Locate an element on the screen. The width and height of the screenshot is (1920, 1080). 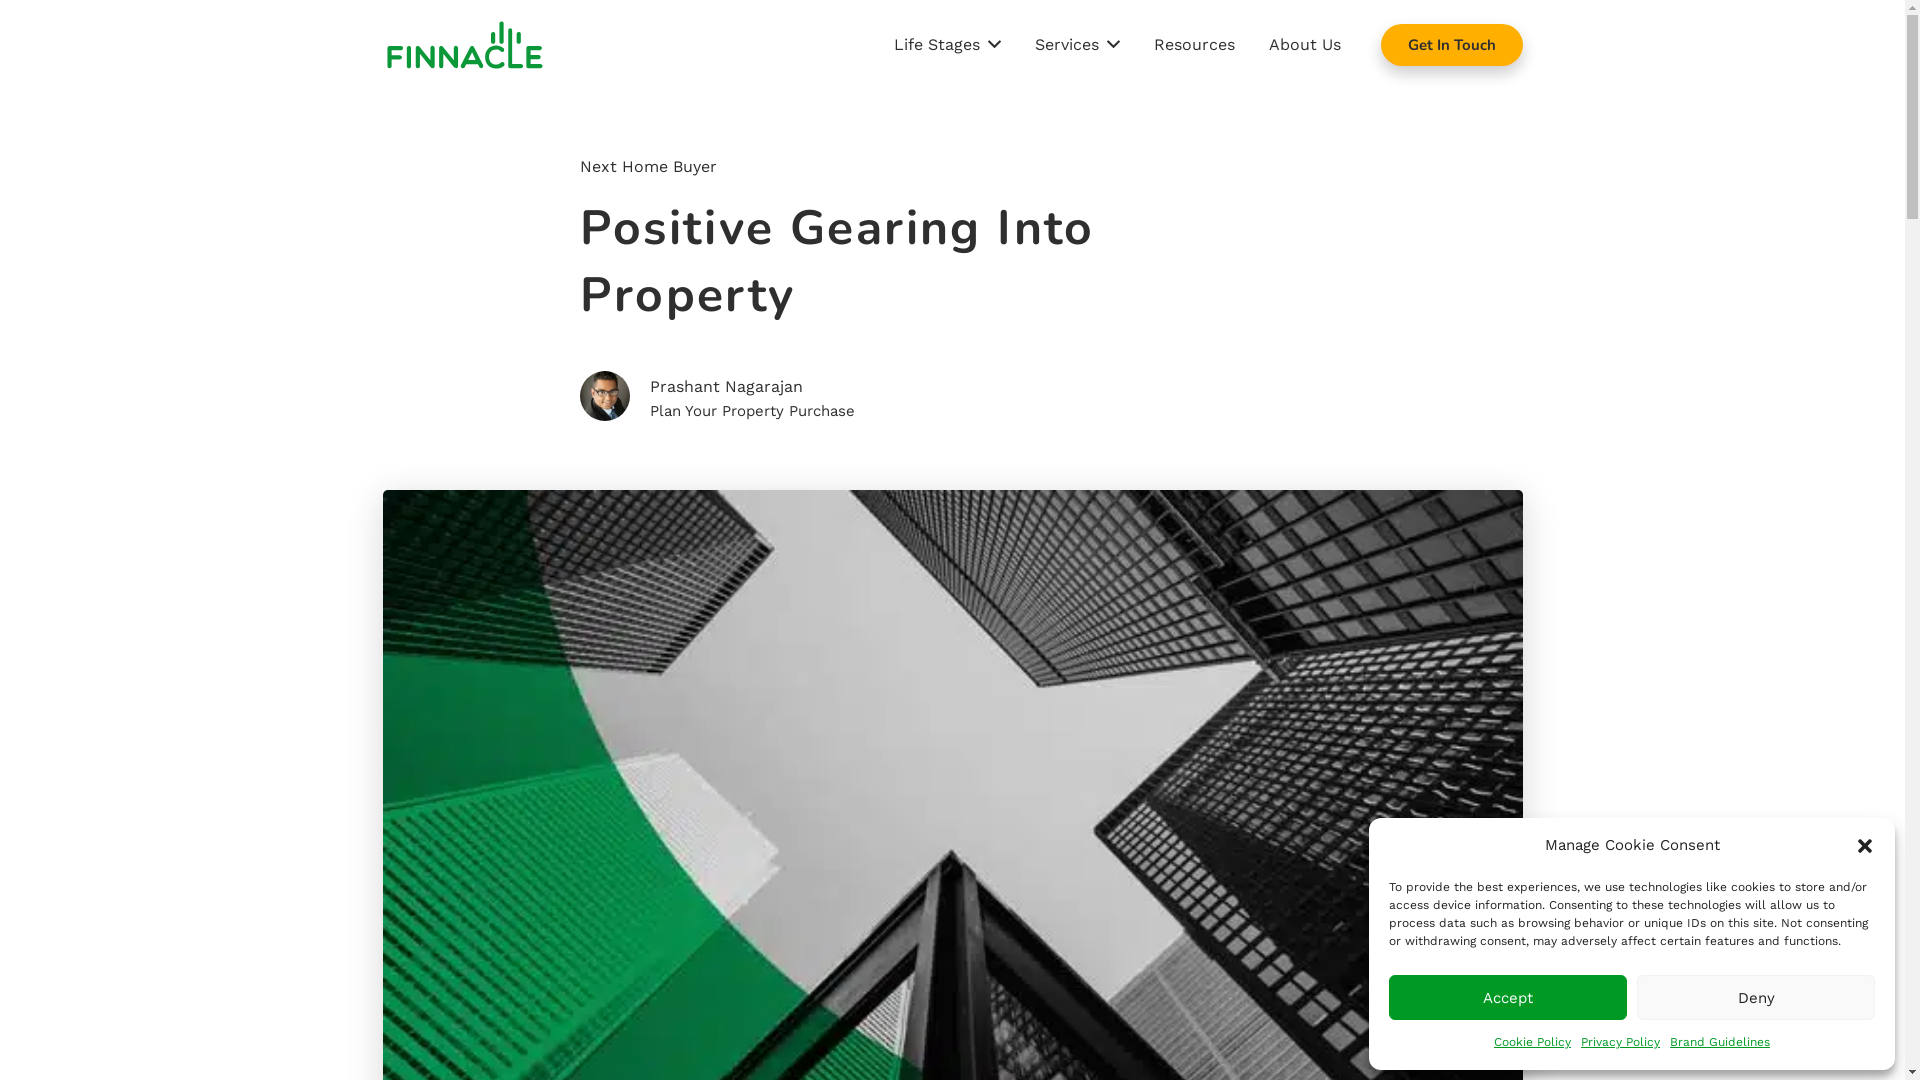
'Resources' is located at coordinates (1194, 45).